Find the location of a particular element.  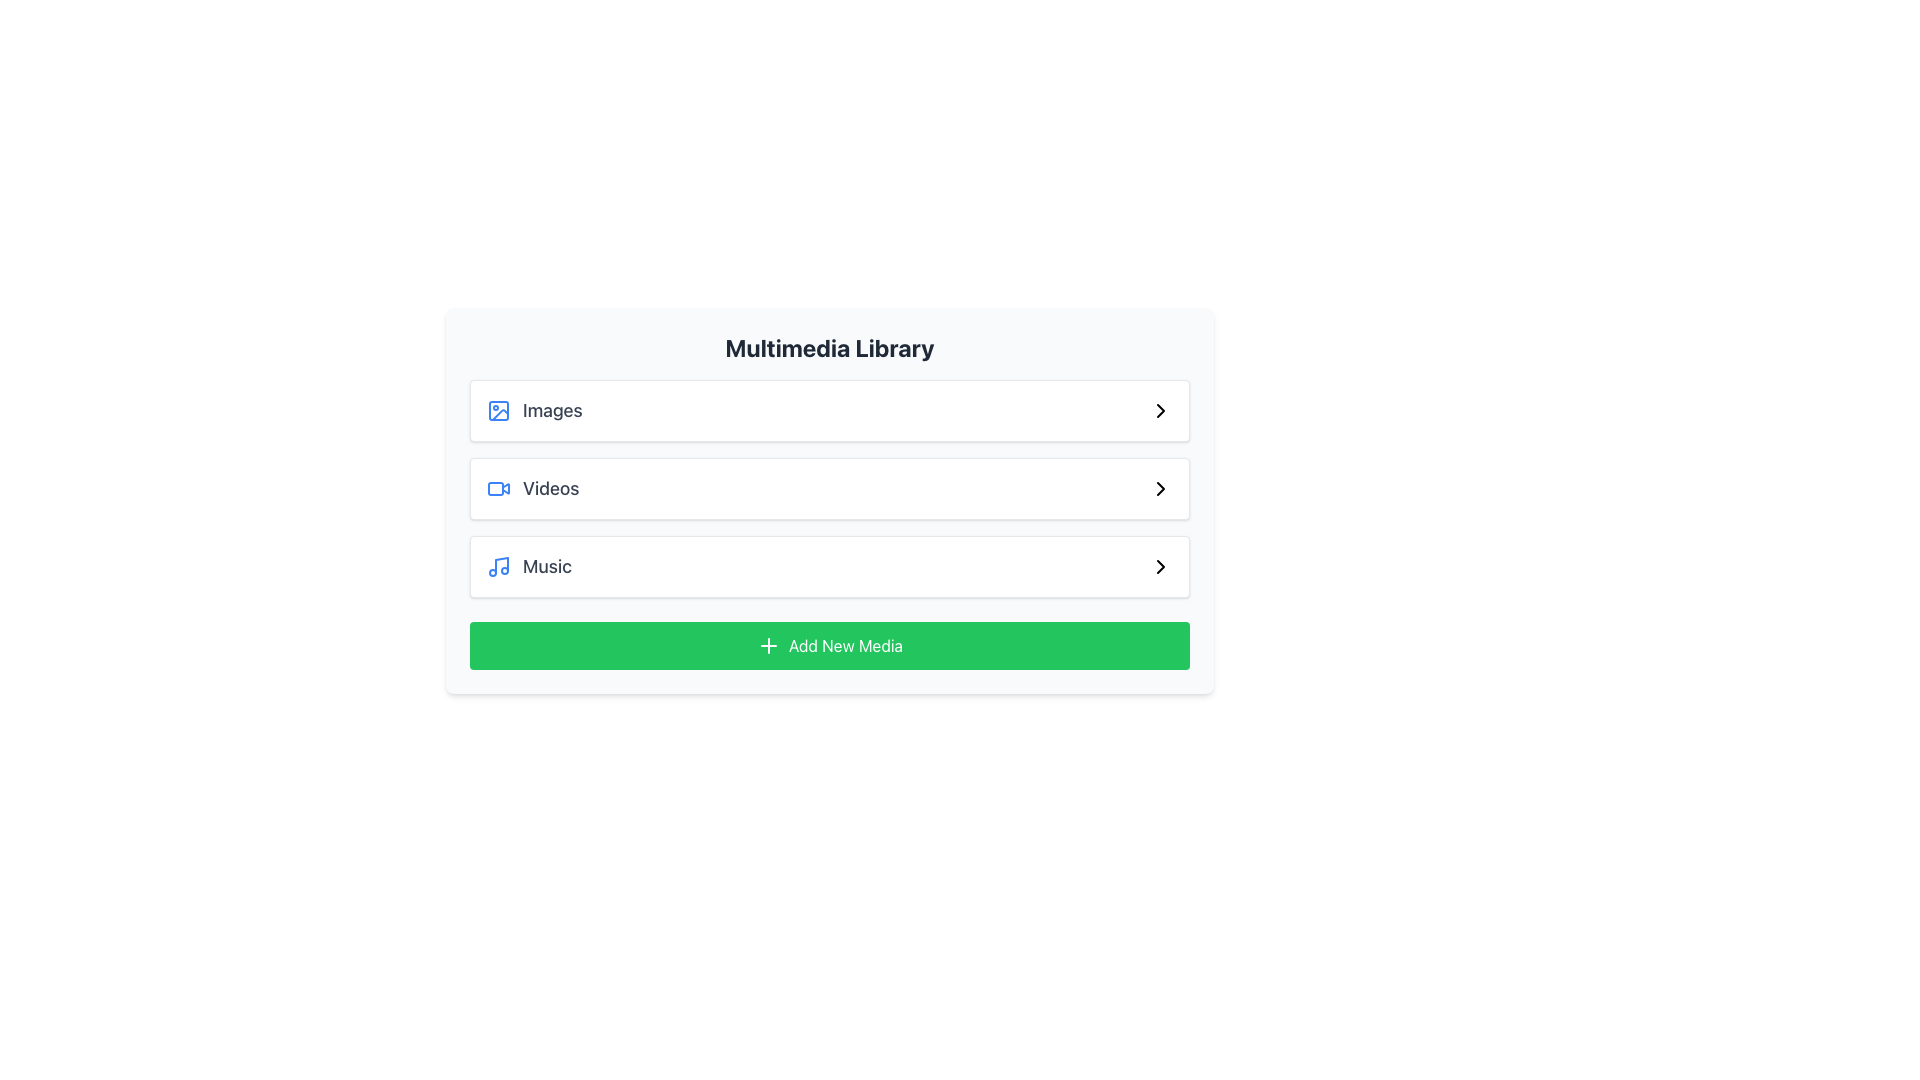

the 'Music' option in the 'Multimedia Library' section, which is the third item in a vertically stacked list, located between 'Videos' and 'Add New Media' is located at coordinates (529, 567).